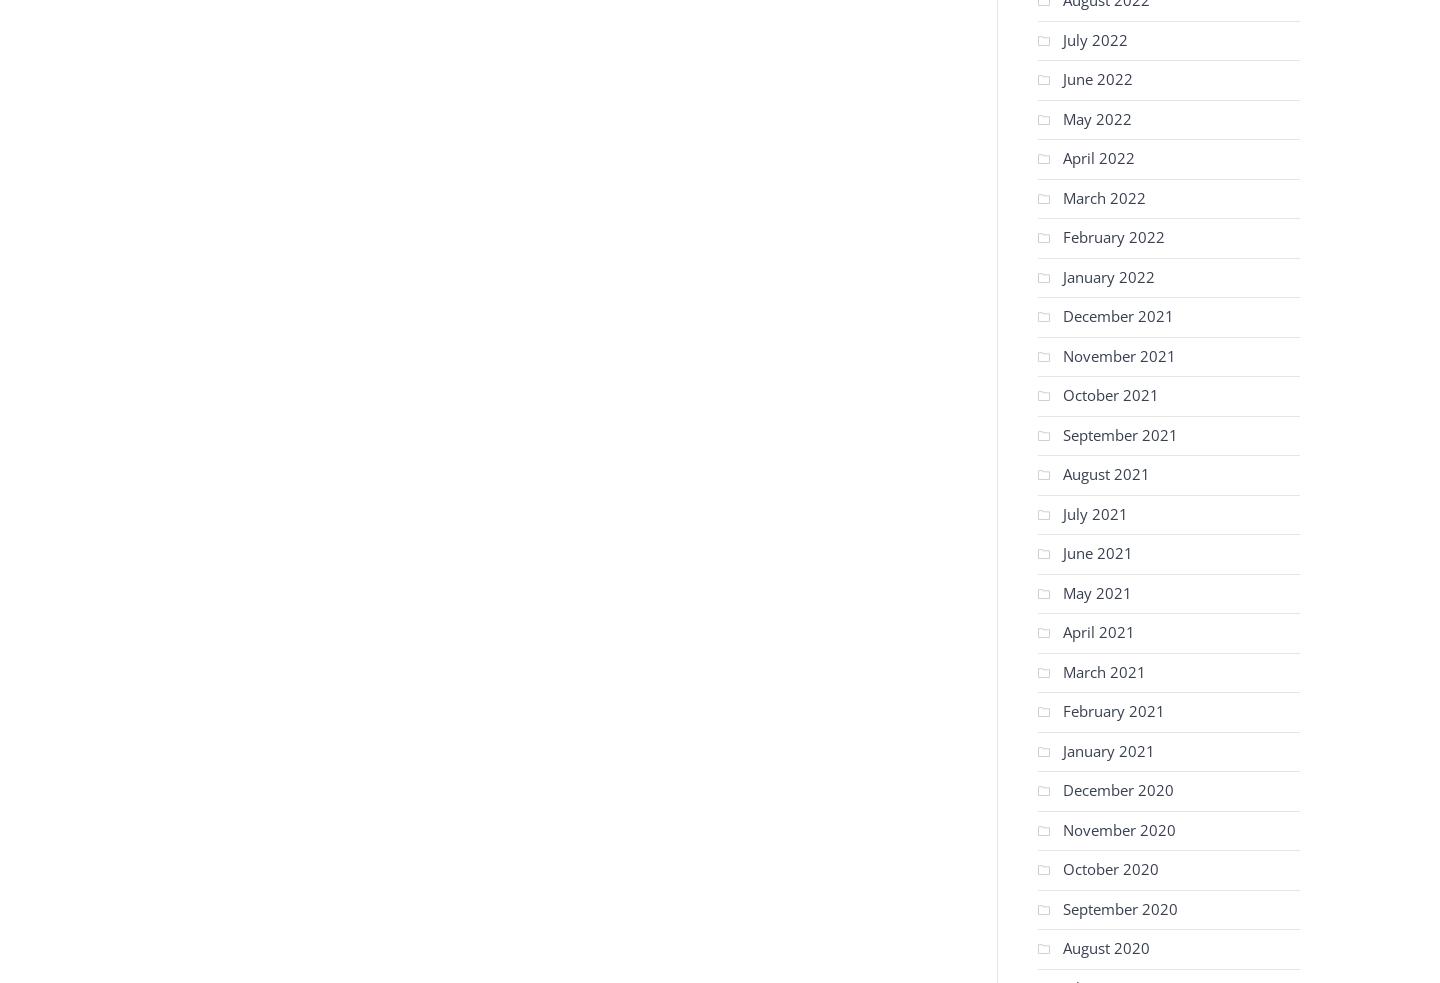 This screenshot has width=1440, height=983. I want to click on 'October 2021', so click(1109, 393).